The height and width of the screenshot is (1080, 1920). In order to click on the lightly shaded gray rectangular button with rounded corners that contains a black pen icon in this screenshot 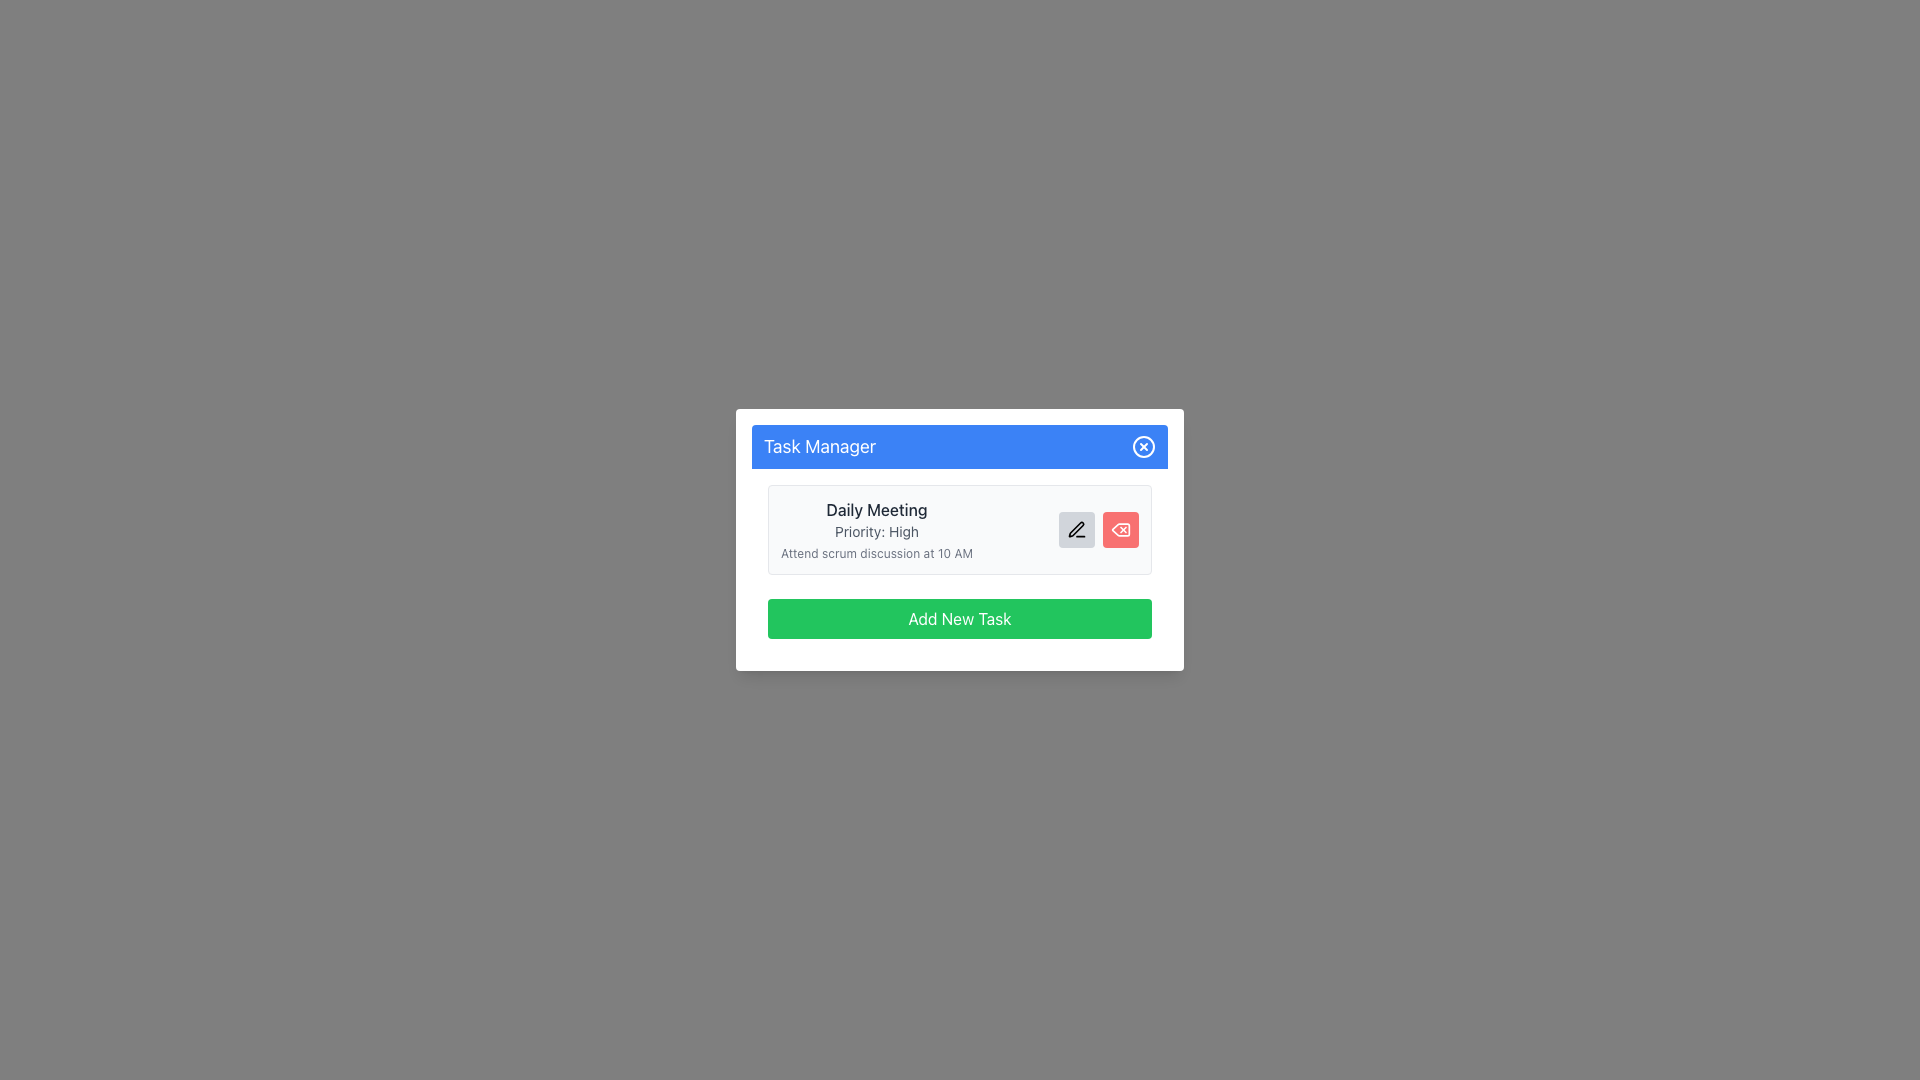, I will do `click(1075, 528)`.